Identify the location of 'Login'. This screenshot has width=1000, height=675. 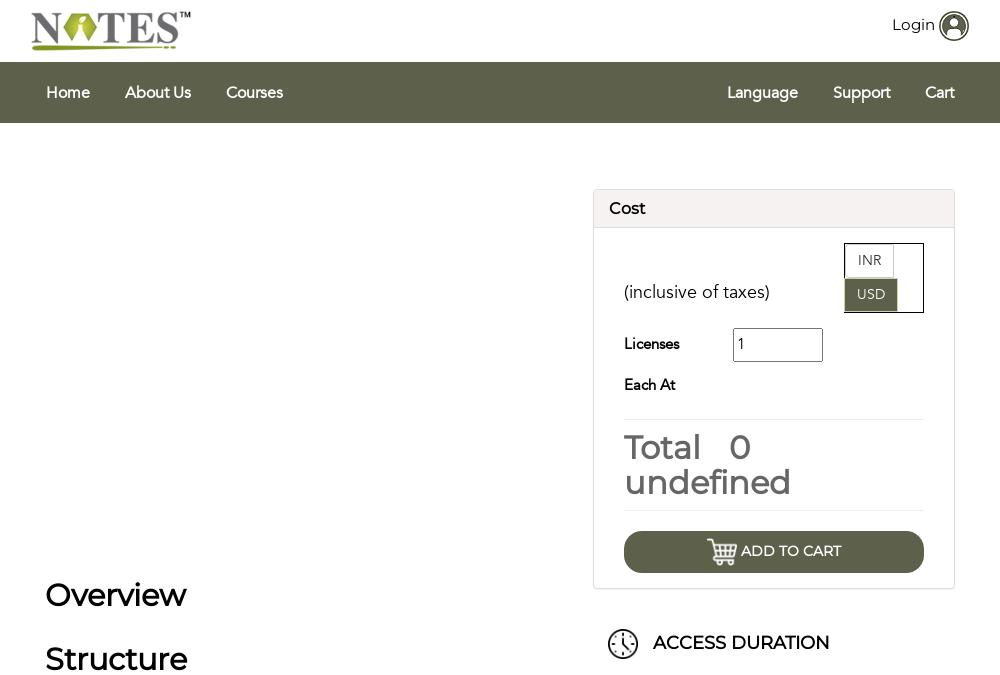
(913, 22).